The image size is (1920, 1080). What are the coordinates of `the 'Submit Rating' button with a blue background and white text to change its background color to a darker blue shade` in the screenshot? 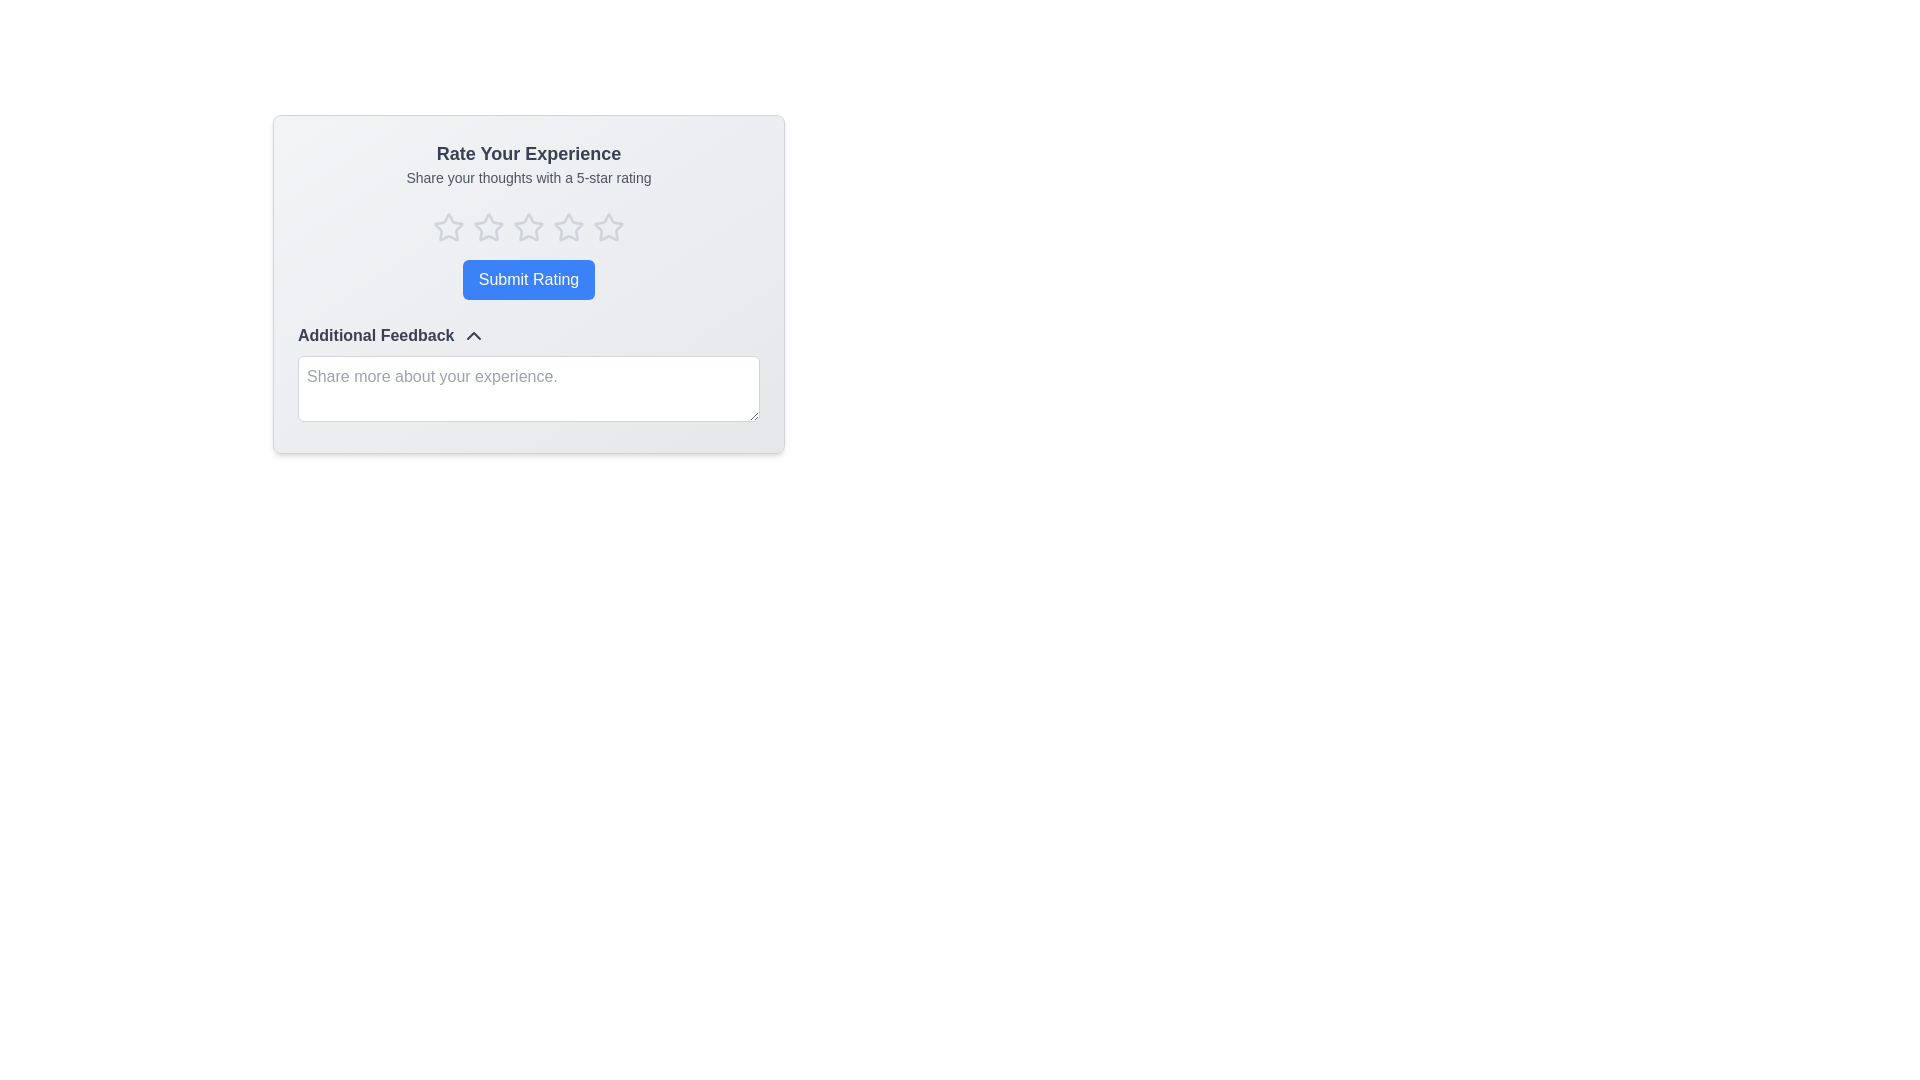 It's located at (528, 280).